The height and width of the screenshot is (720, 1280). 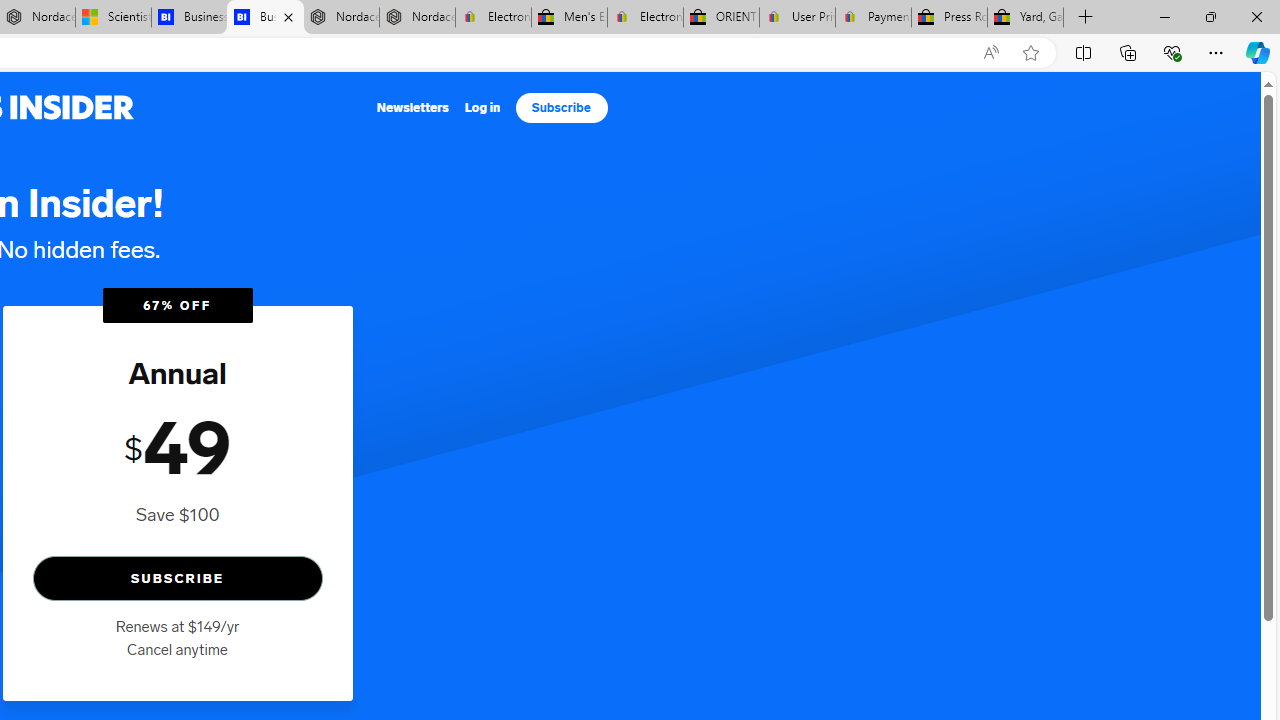 I want to click on 'Cancel anytime', so click(x=177, y=649).